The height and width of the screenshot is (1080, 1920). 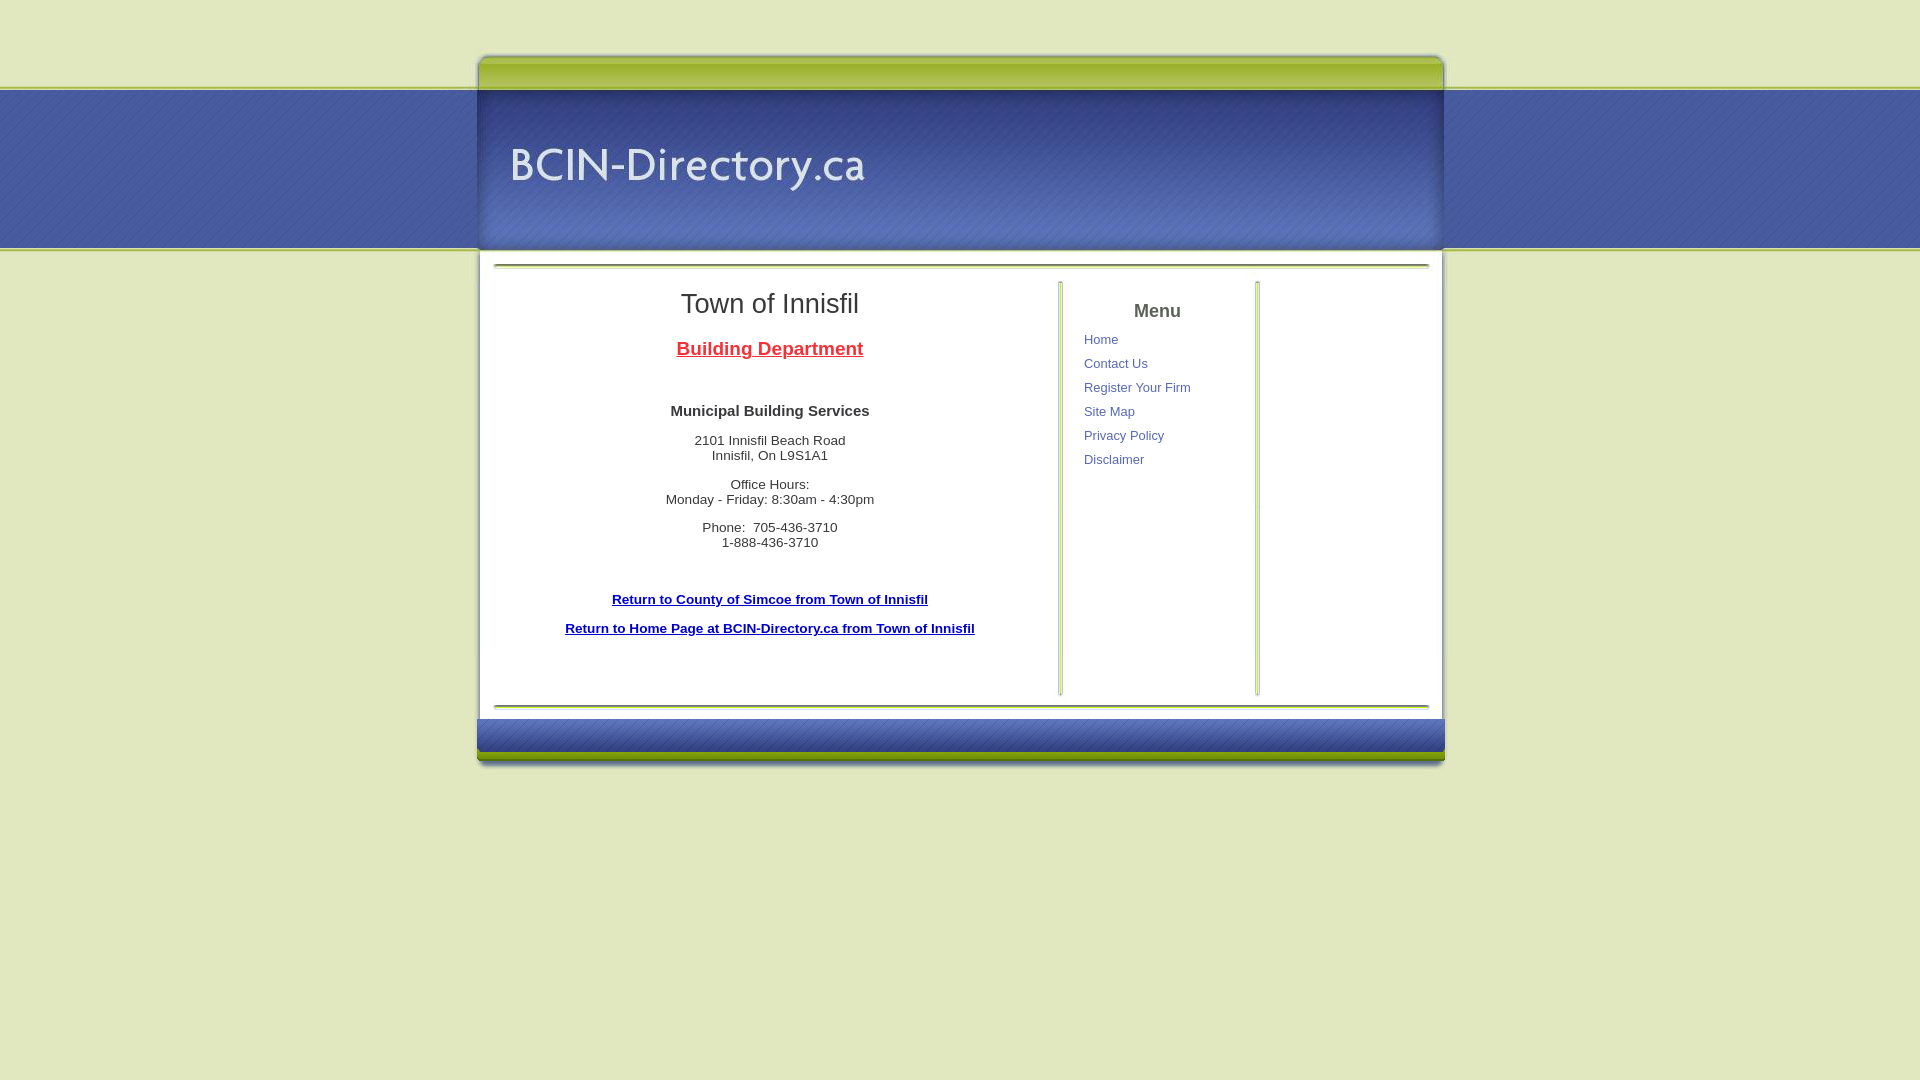 I want to click on 'Contact Us', so click(x=1079, y=363).